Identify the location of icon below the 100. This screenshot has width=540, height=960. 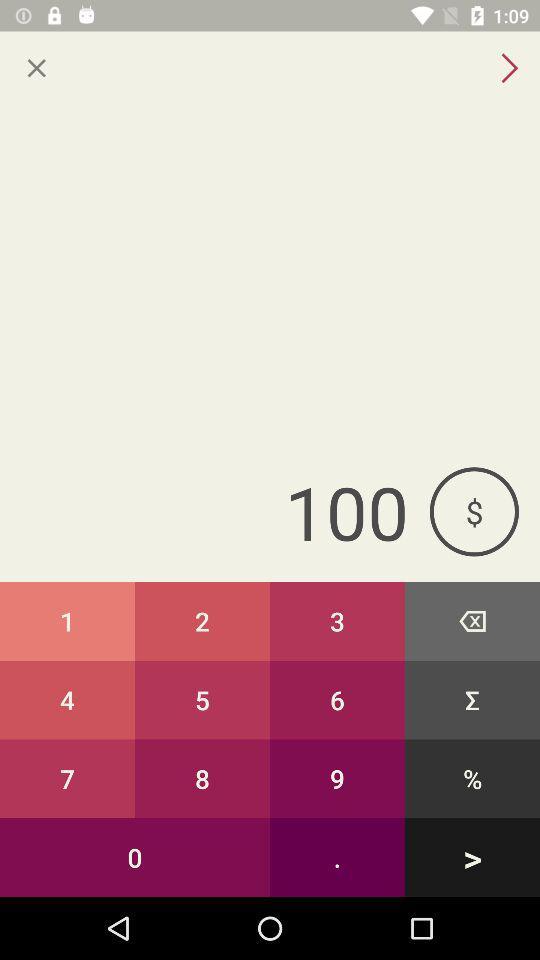
(472, 620).